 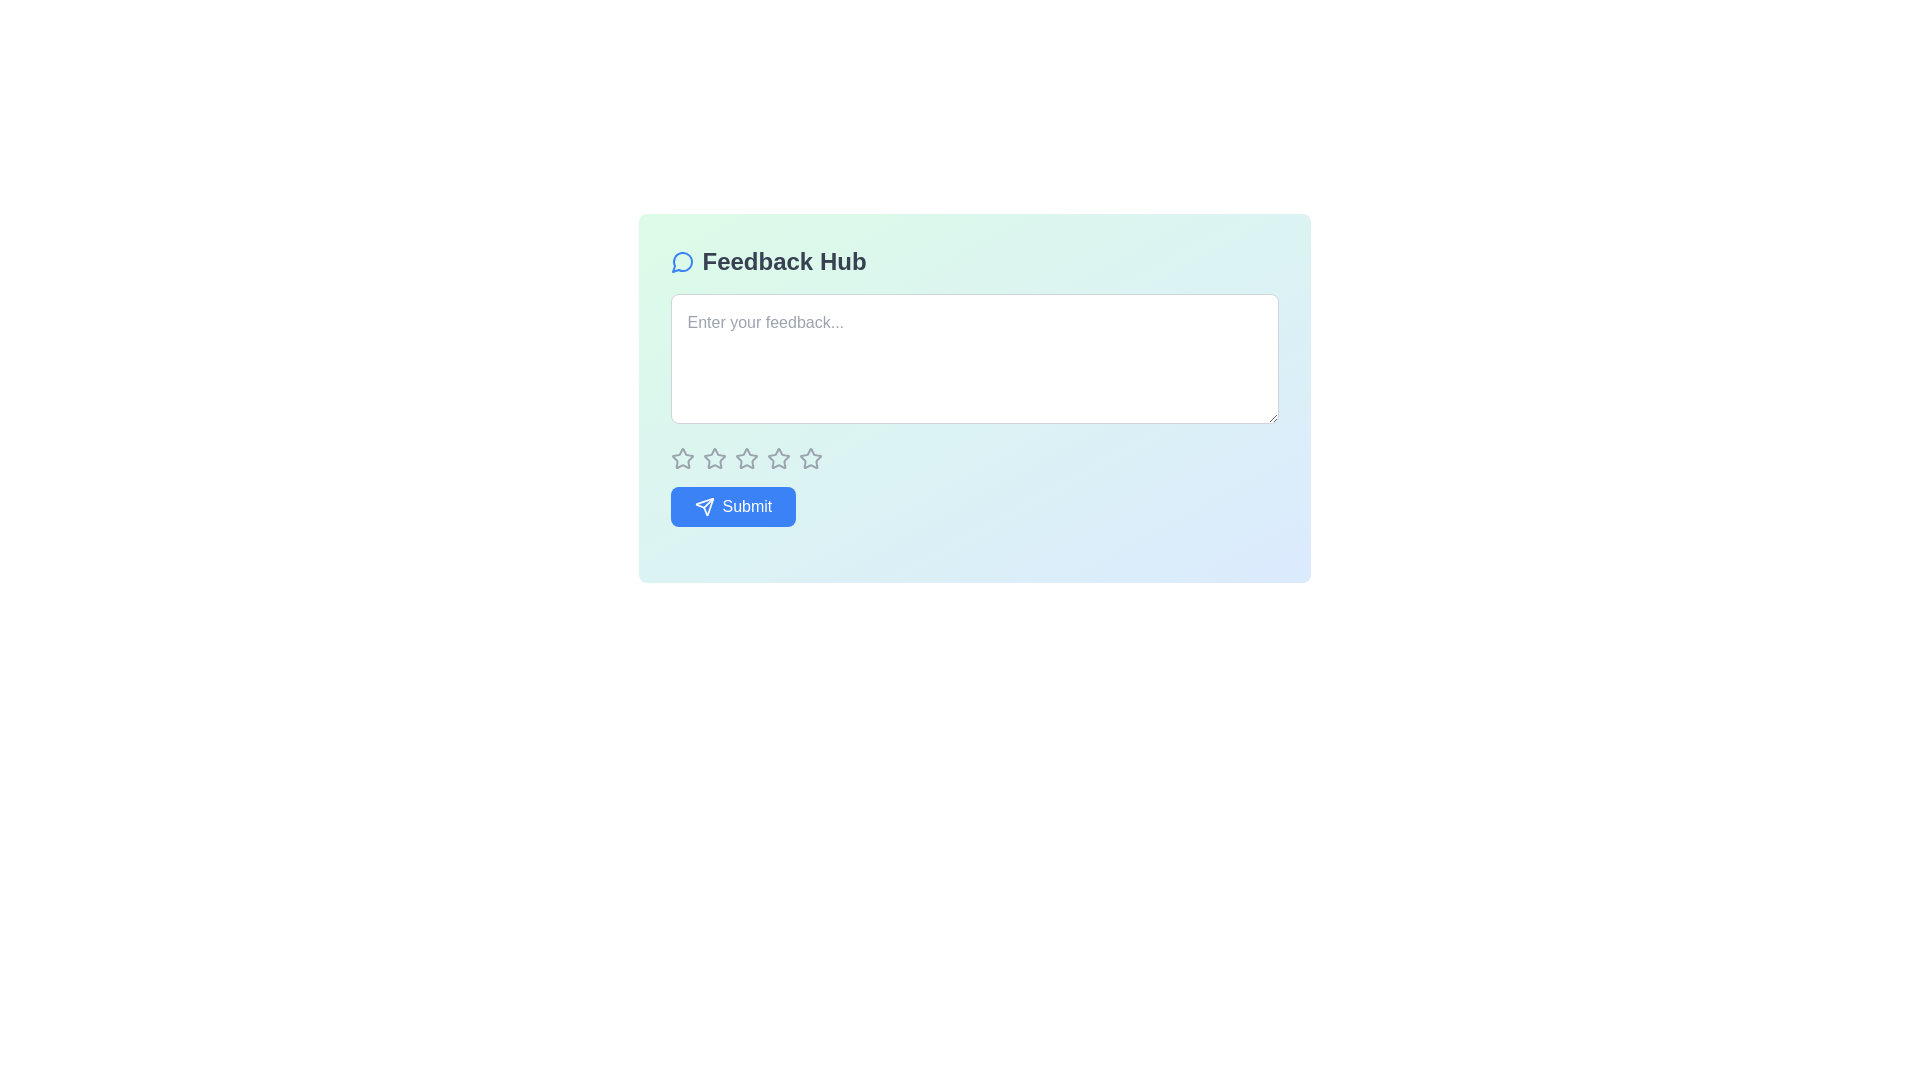 I want to click on the third star rating icon, so click(x=777, y=458).